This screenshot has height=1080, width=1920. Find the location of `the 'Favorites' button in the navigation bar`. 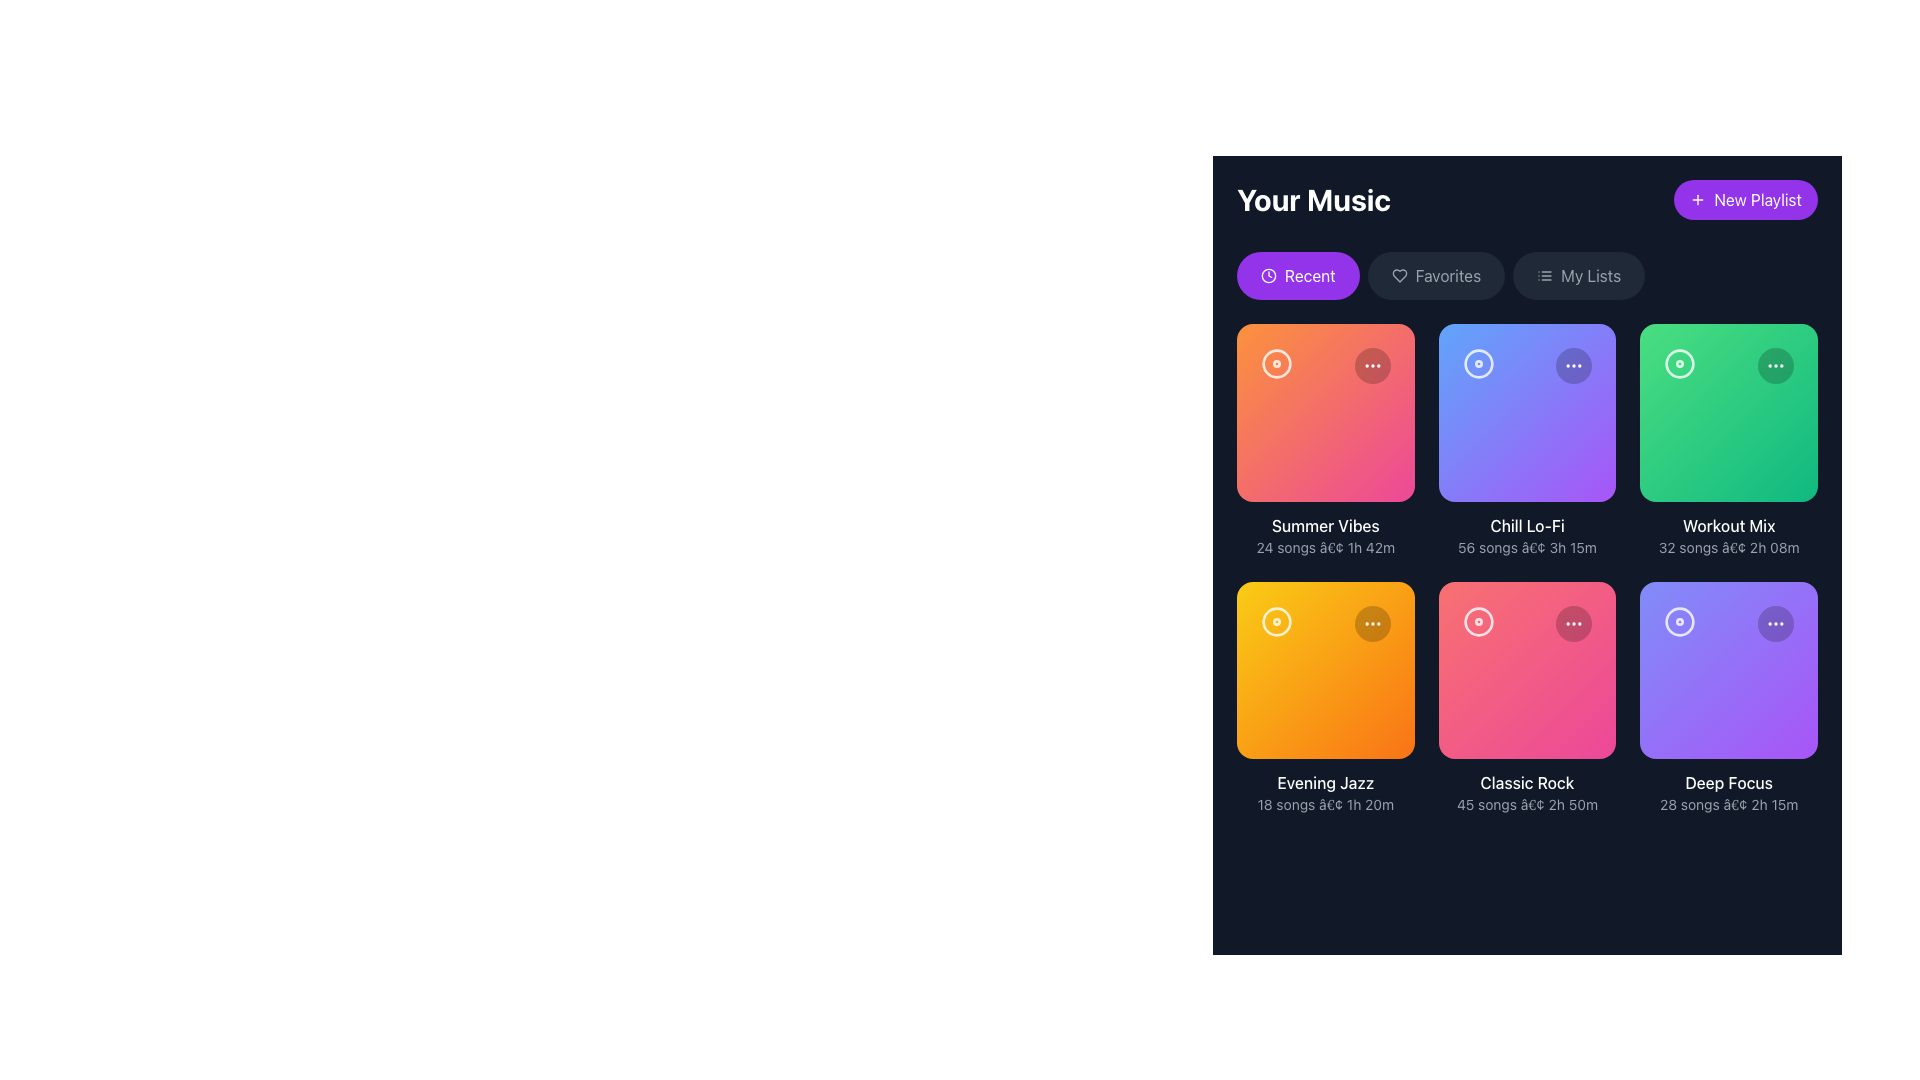

the 'Favorites' button in the navigation bar is located at coordinates (1448, 276).